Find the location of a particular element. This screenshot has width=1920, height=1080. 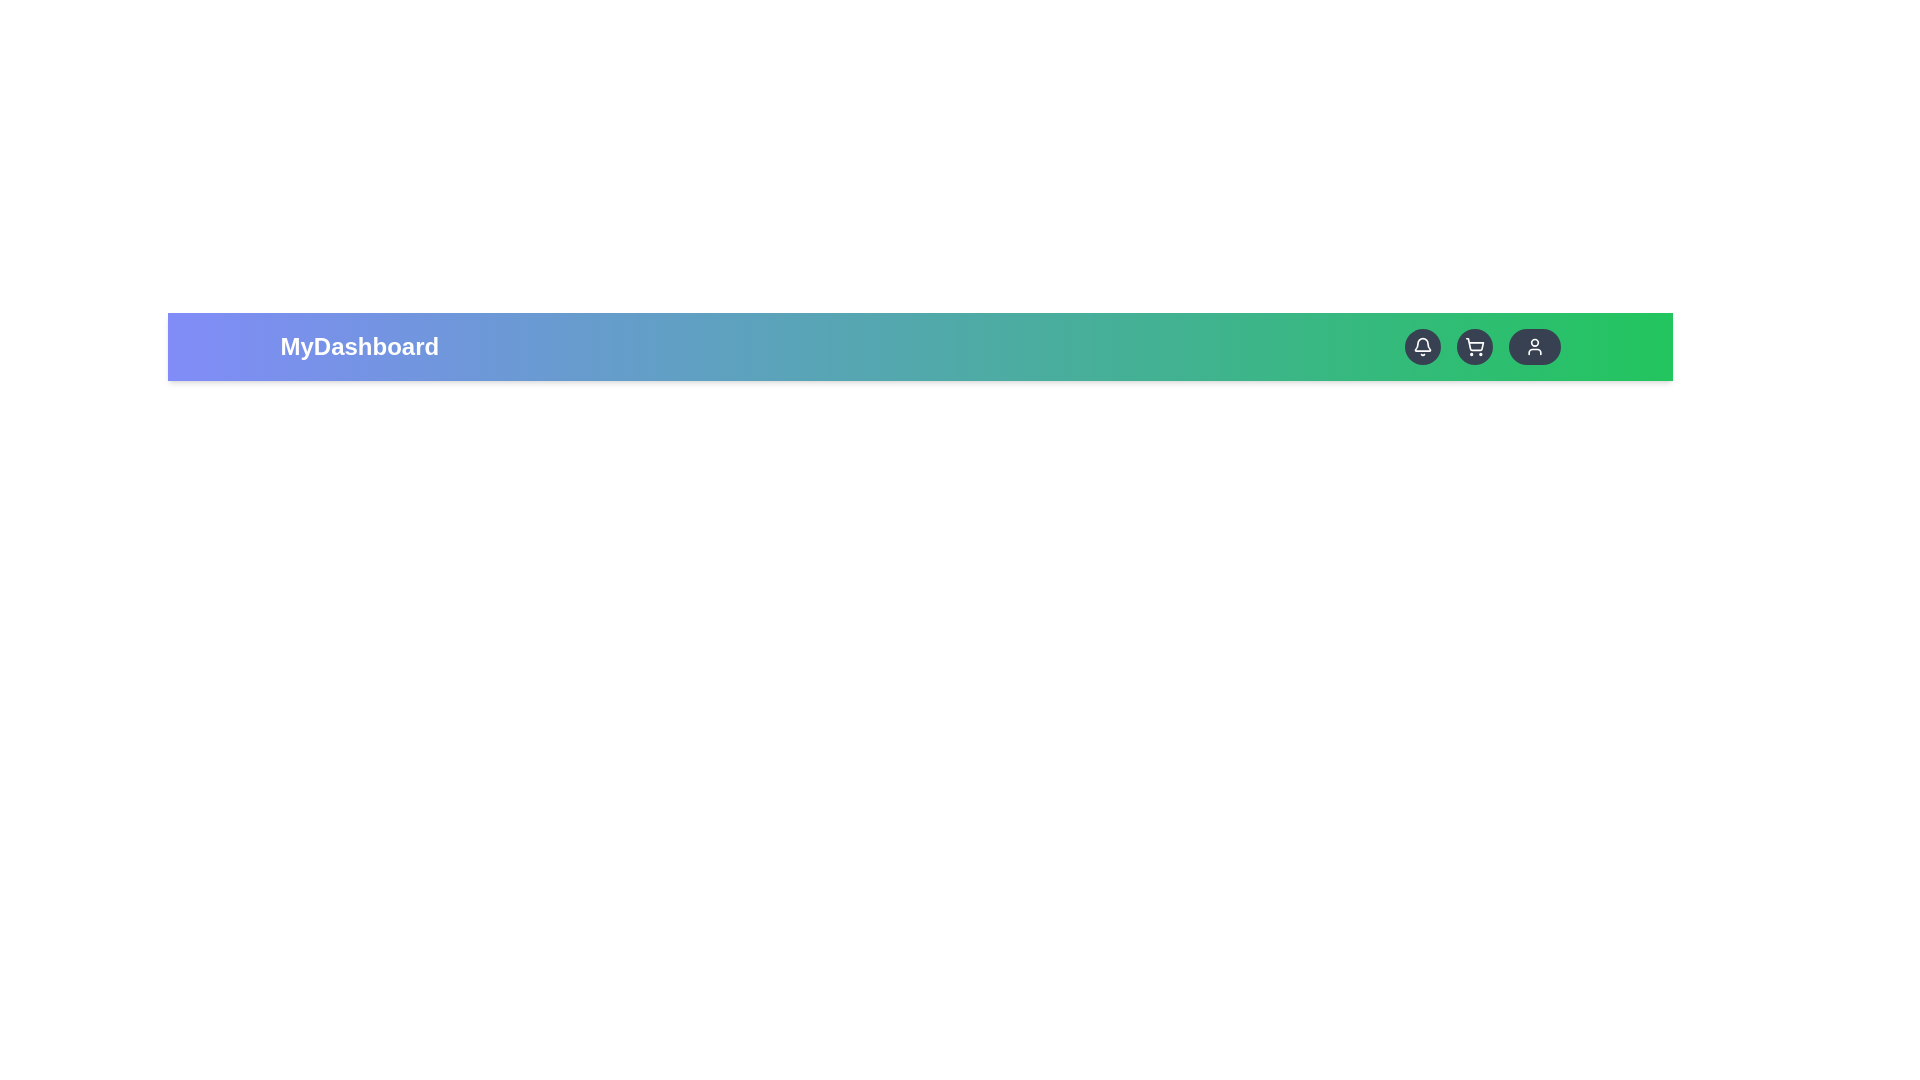

the shopping cart button to access items in the cart is located at coordinates (1474, 346).